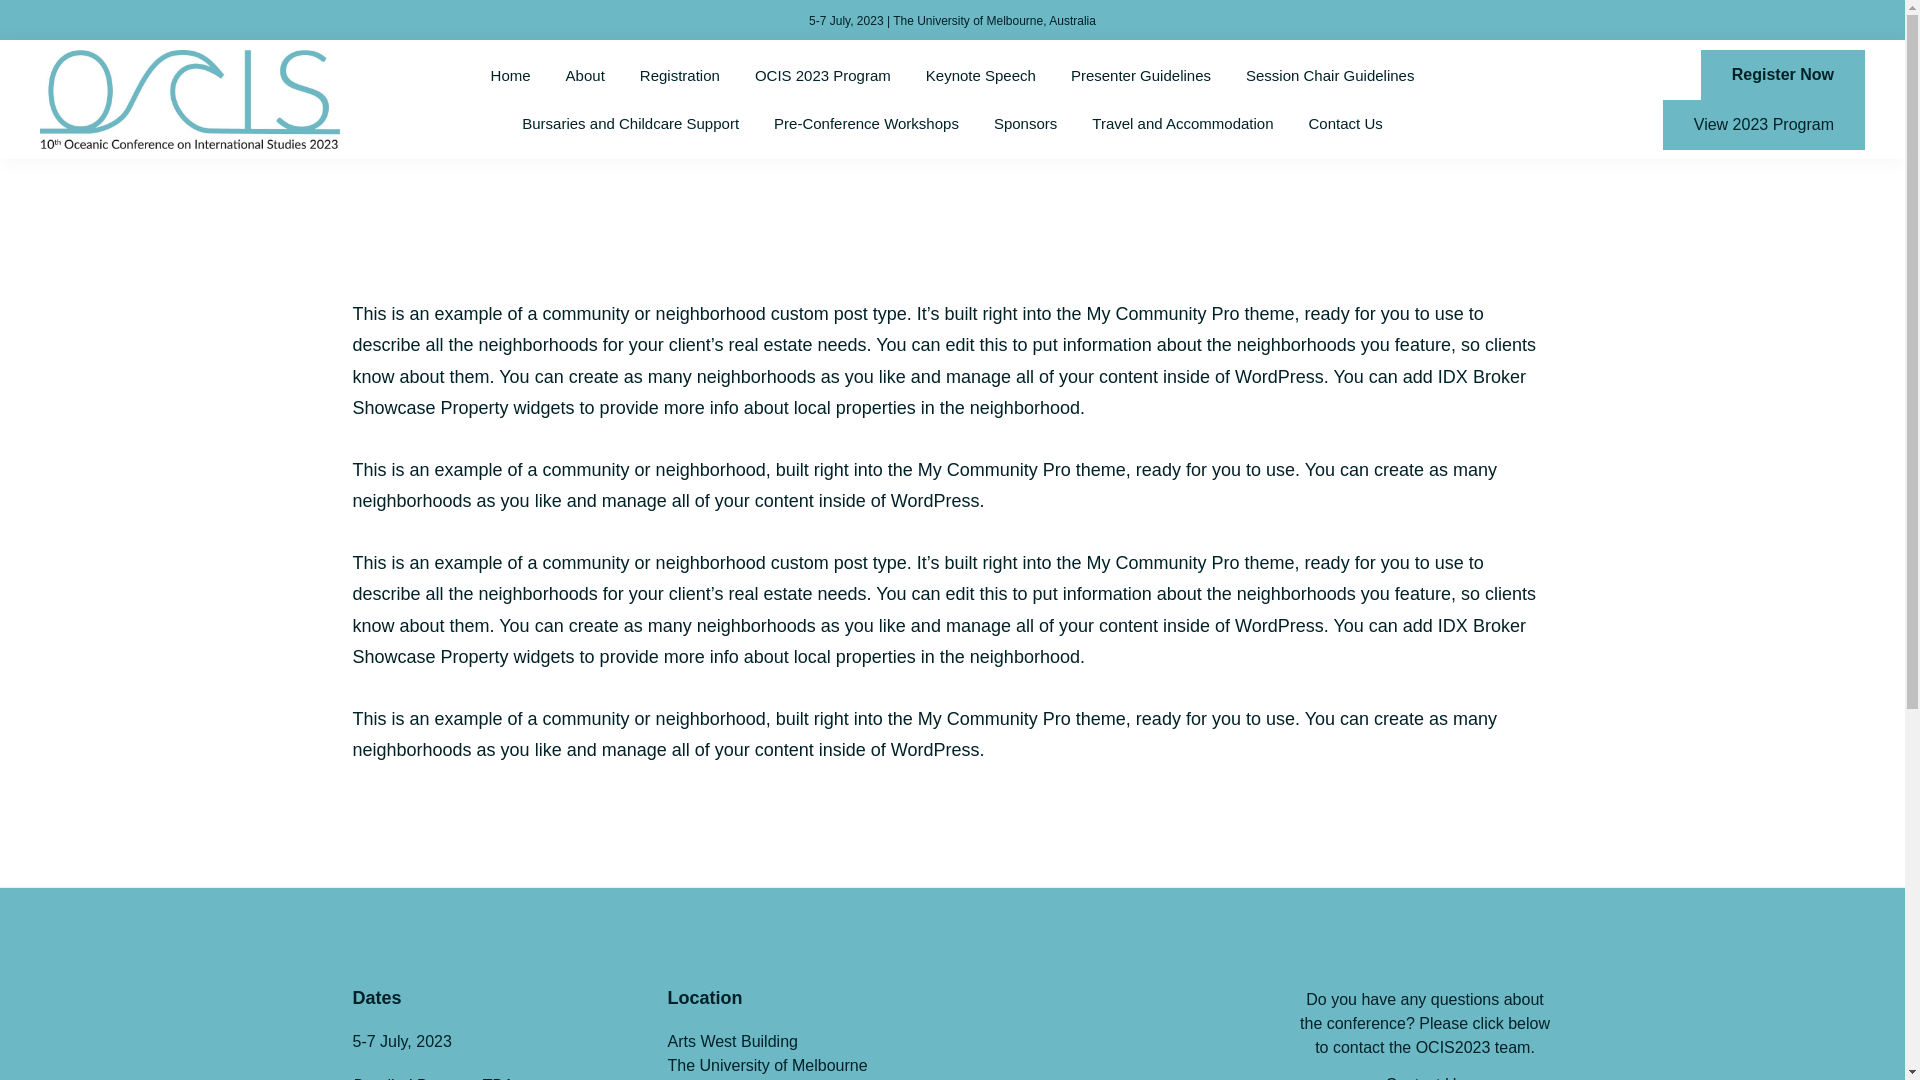  What do you see at coordinates (0, 0) in the screenshot?
I see `'Skip to primary navigation'` at bounding box center [0, 0].